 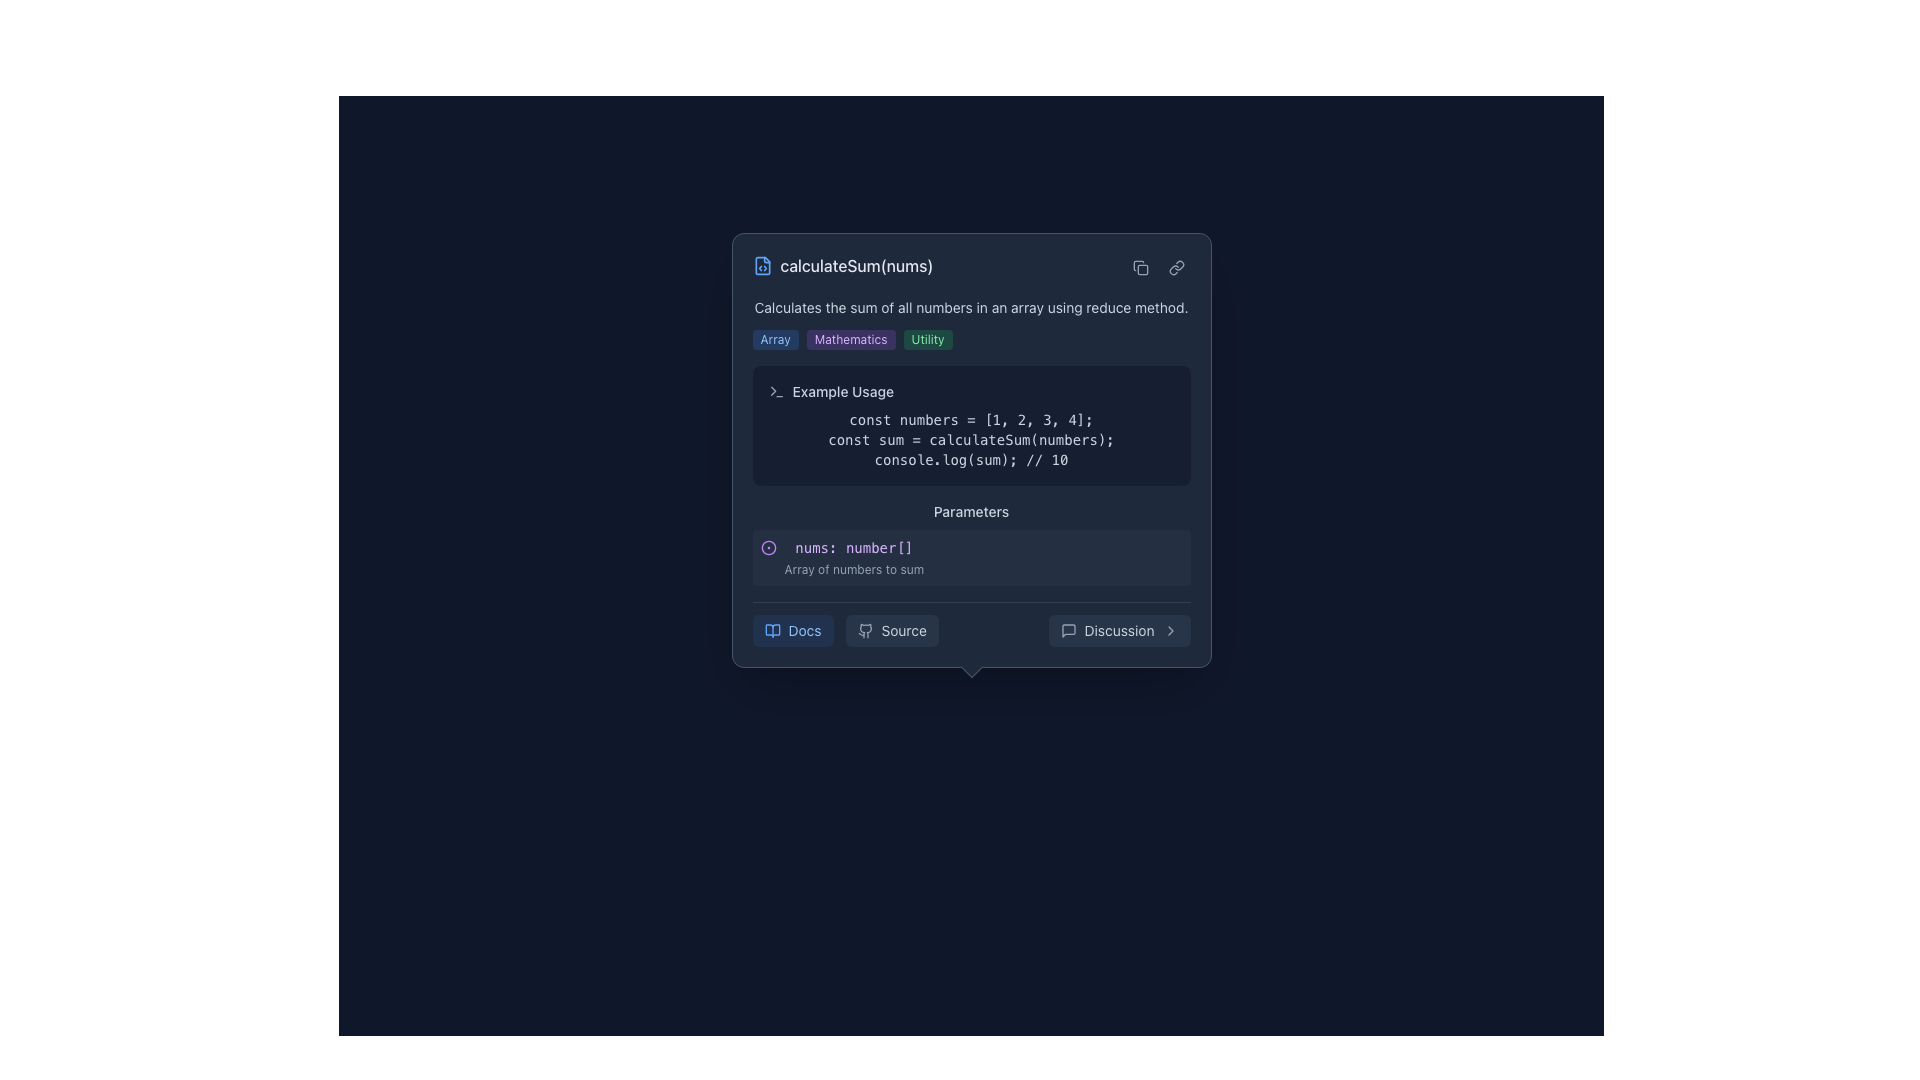 I want to click on the GitHub icon, which features a minimalist light gray cat silhouette with a curled tail, located to the left of the 'Source' button's textual label, so click(x=865, y=631).